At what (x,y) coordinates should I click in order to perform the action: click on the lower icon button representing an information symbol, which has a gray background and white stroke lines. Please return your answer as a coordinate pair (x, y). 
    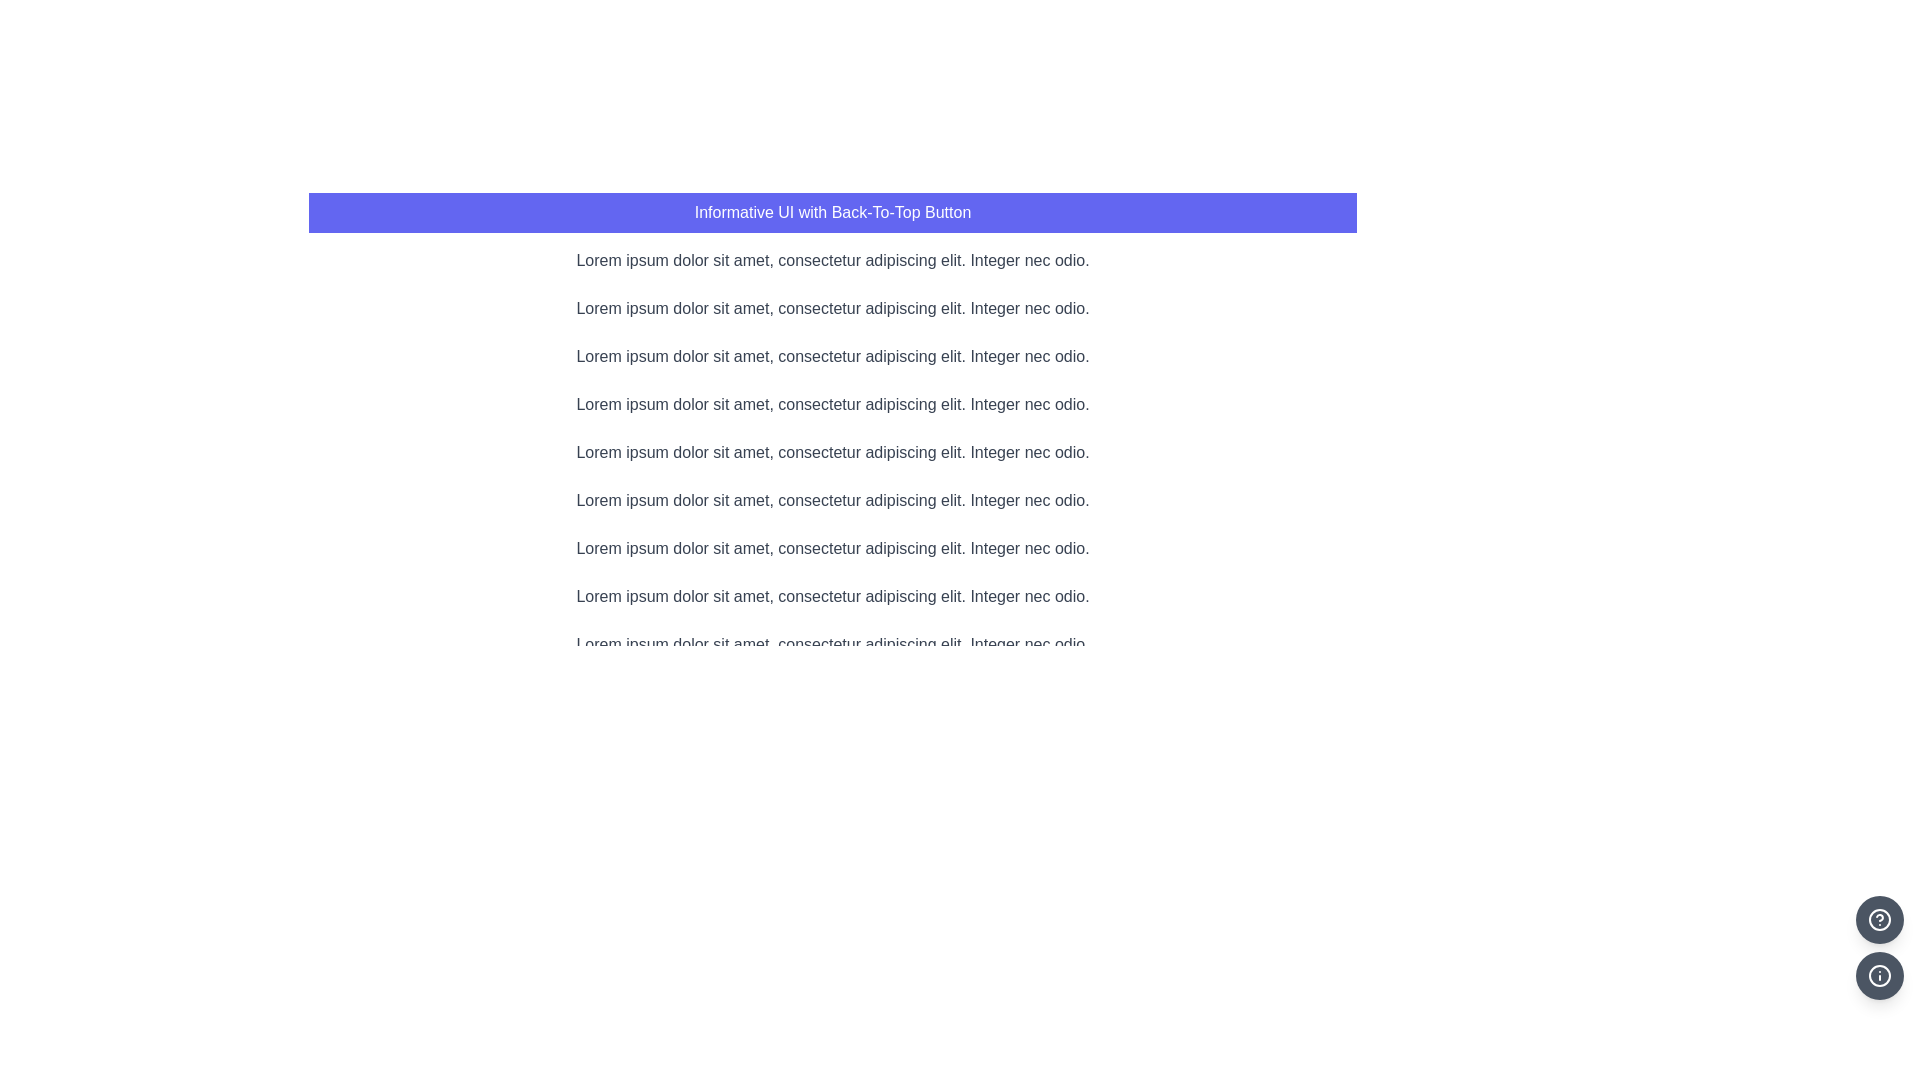
    Looking at the image, I should click on (1879, 974).